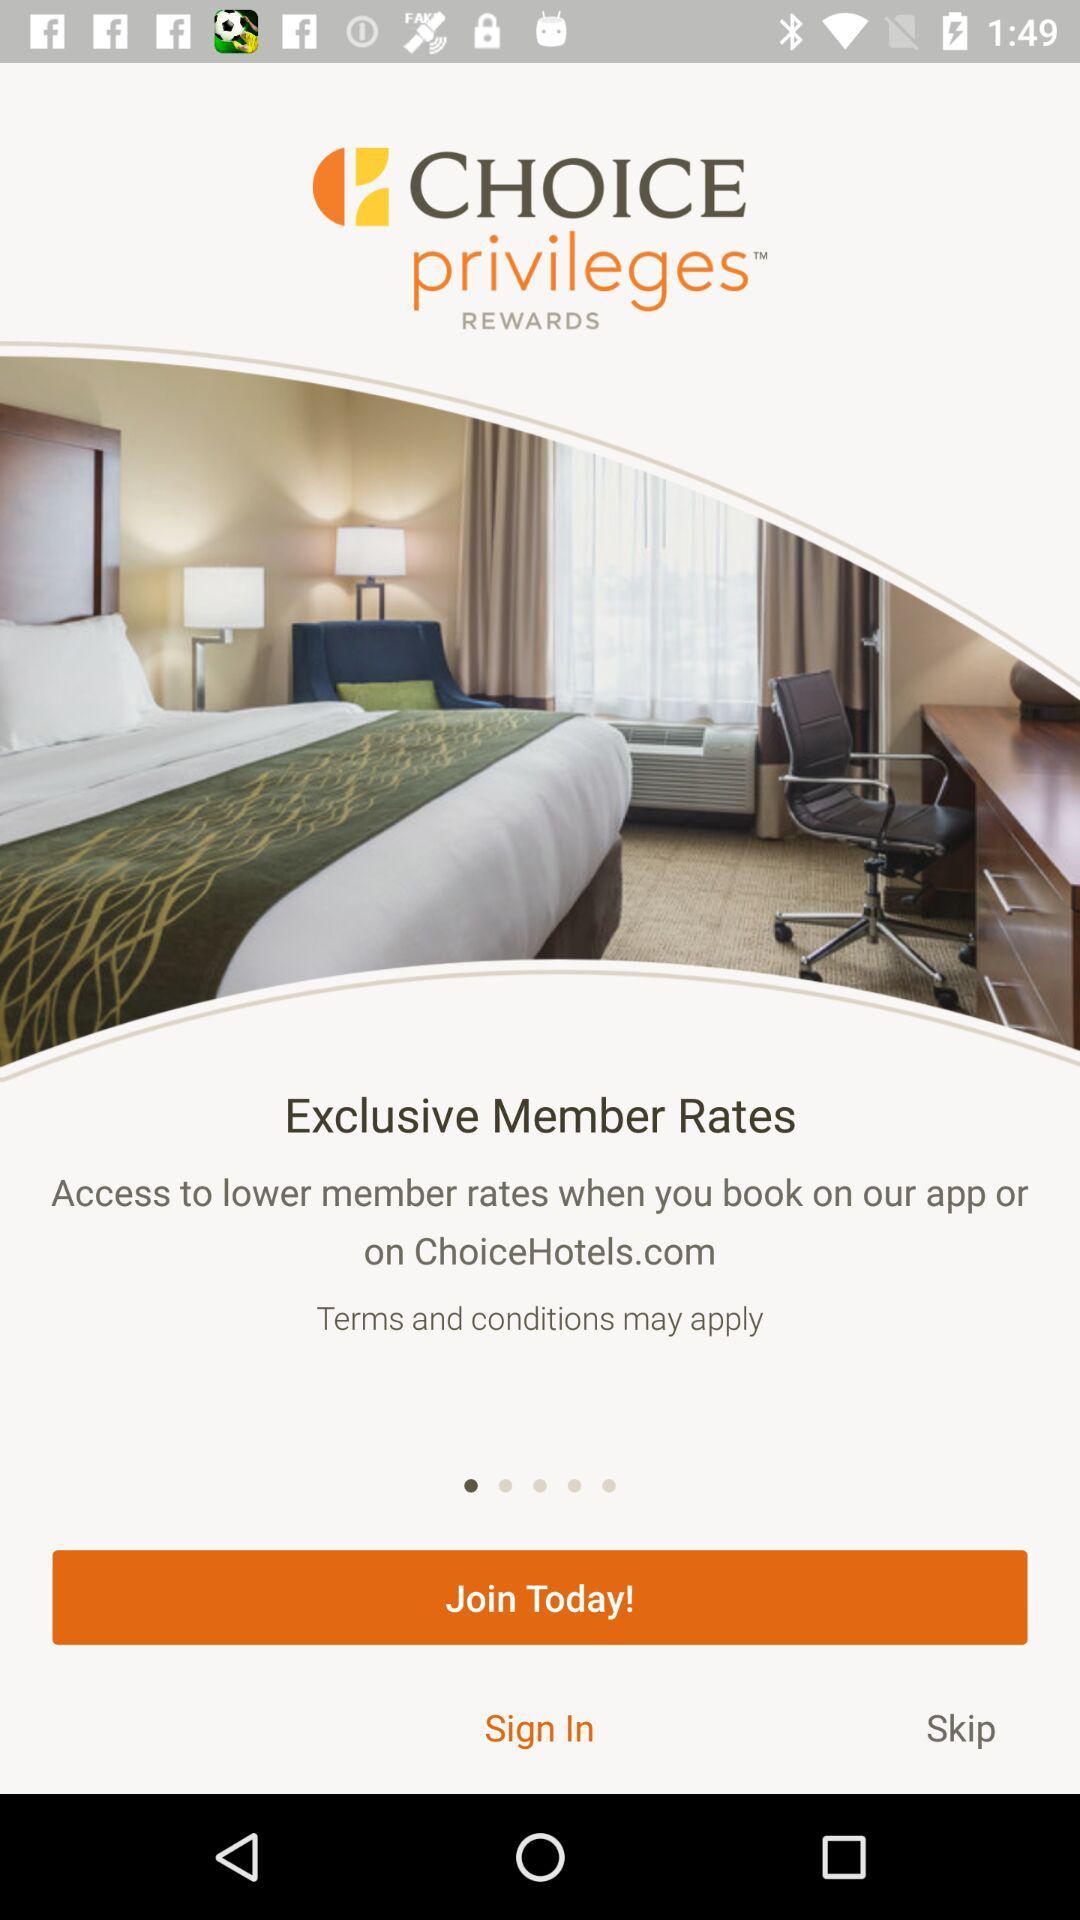  Describe the element at coordinates (960, 1726) in the screenshot. I see `icon next to sign in item` at that location.